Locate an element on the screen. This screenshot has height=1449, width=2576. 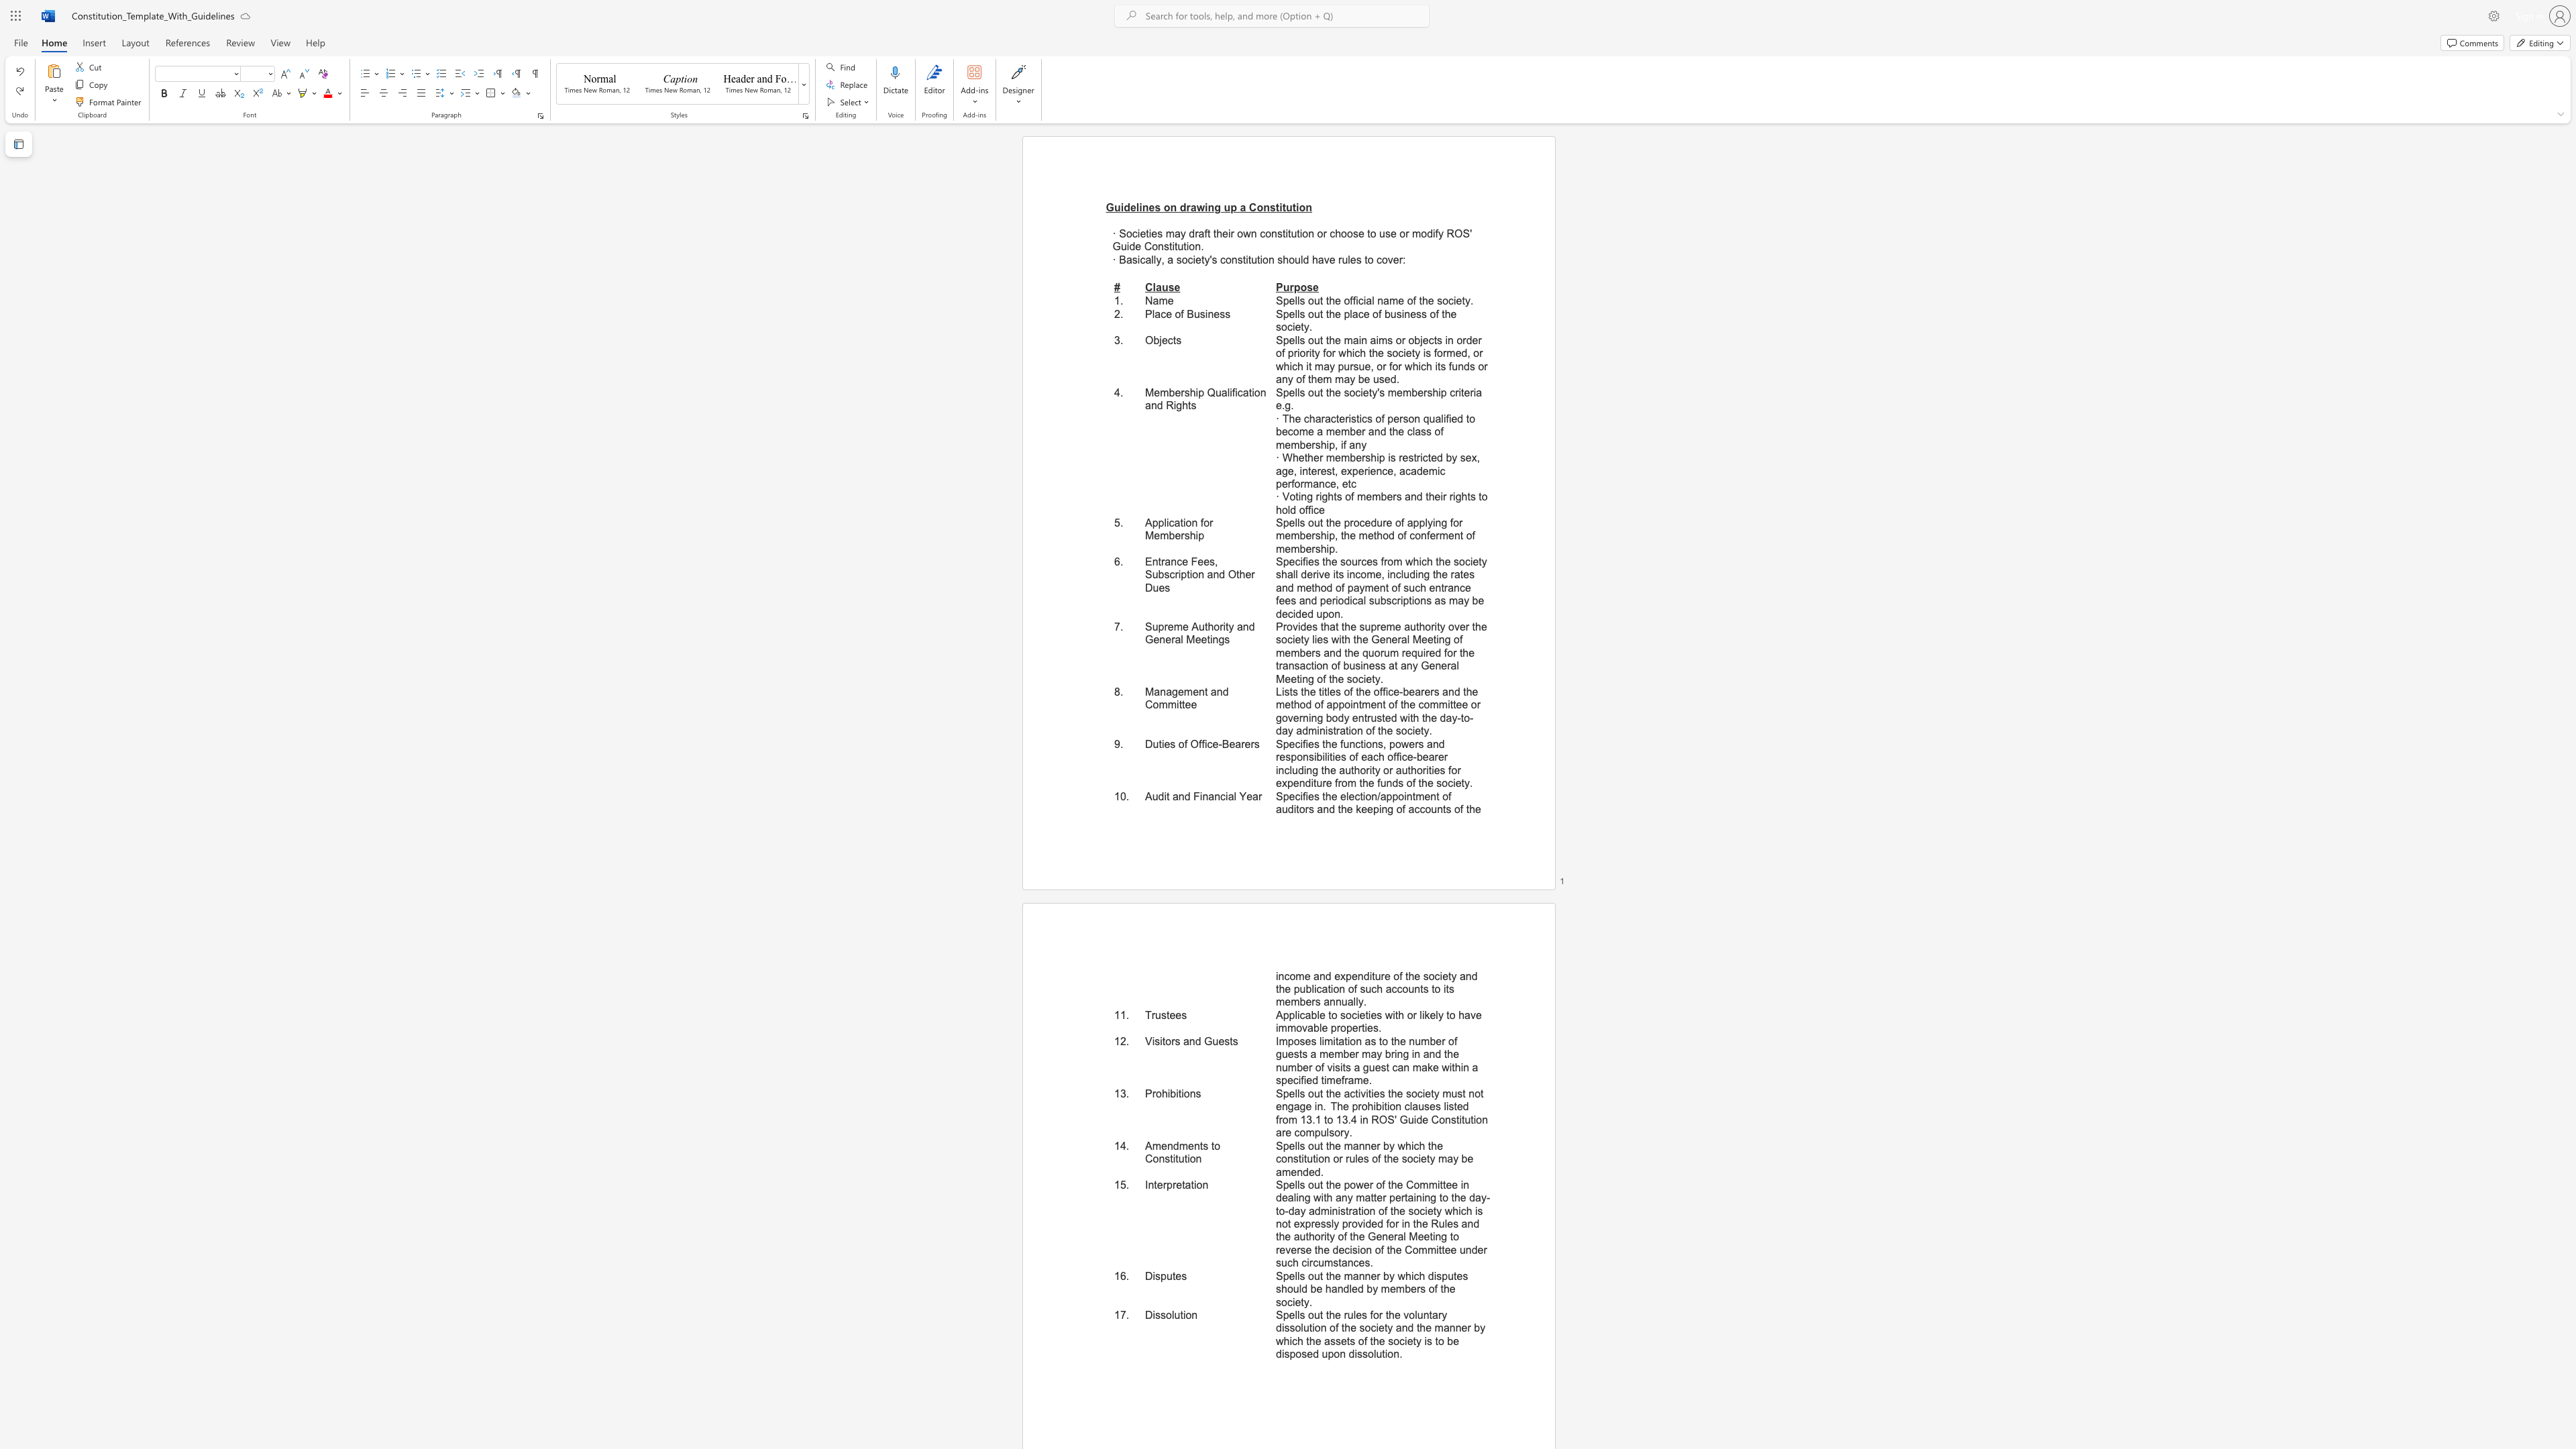
the subset text "d off" within the text "· Voting rights of members and their rights to hold office" is located at coordinates (1289, 509).